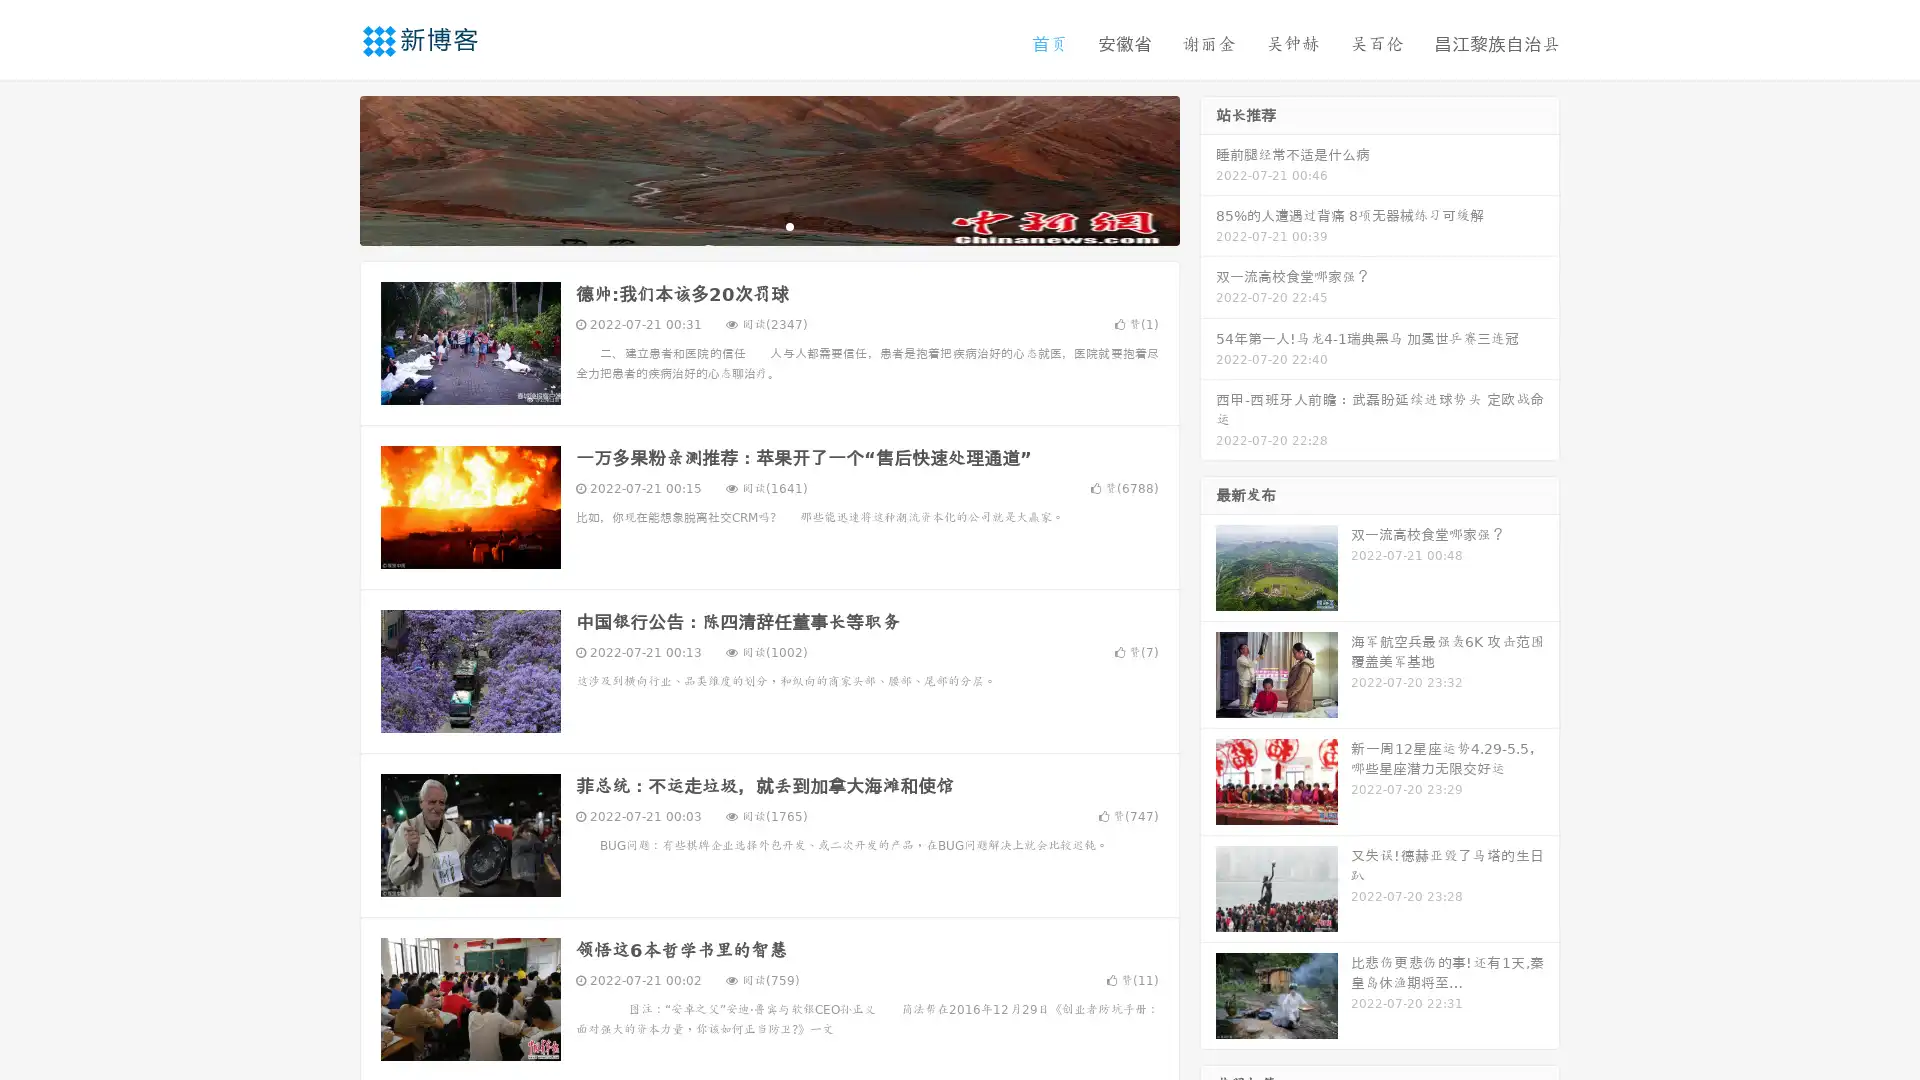 The image size is (1920, 1080). What do you see at coordinates (748, 225) in the screenshot?
I see `Go to slide 1` at bounding box center [748, 225].